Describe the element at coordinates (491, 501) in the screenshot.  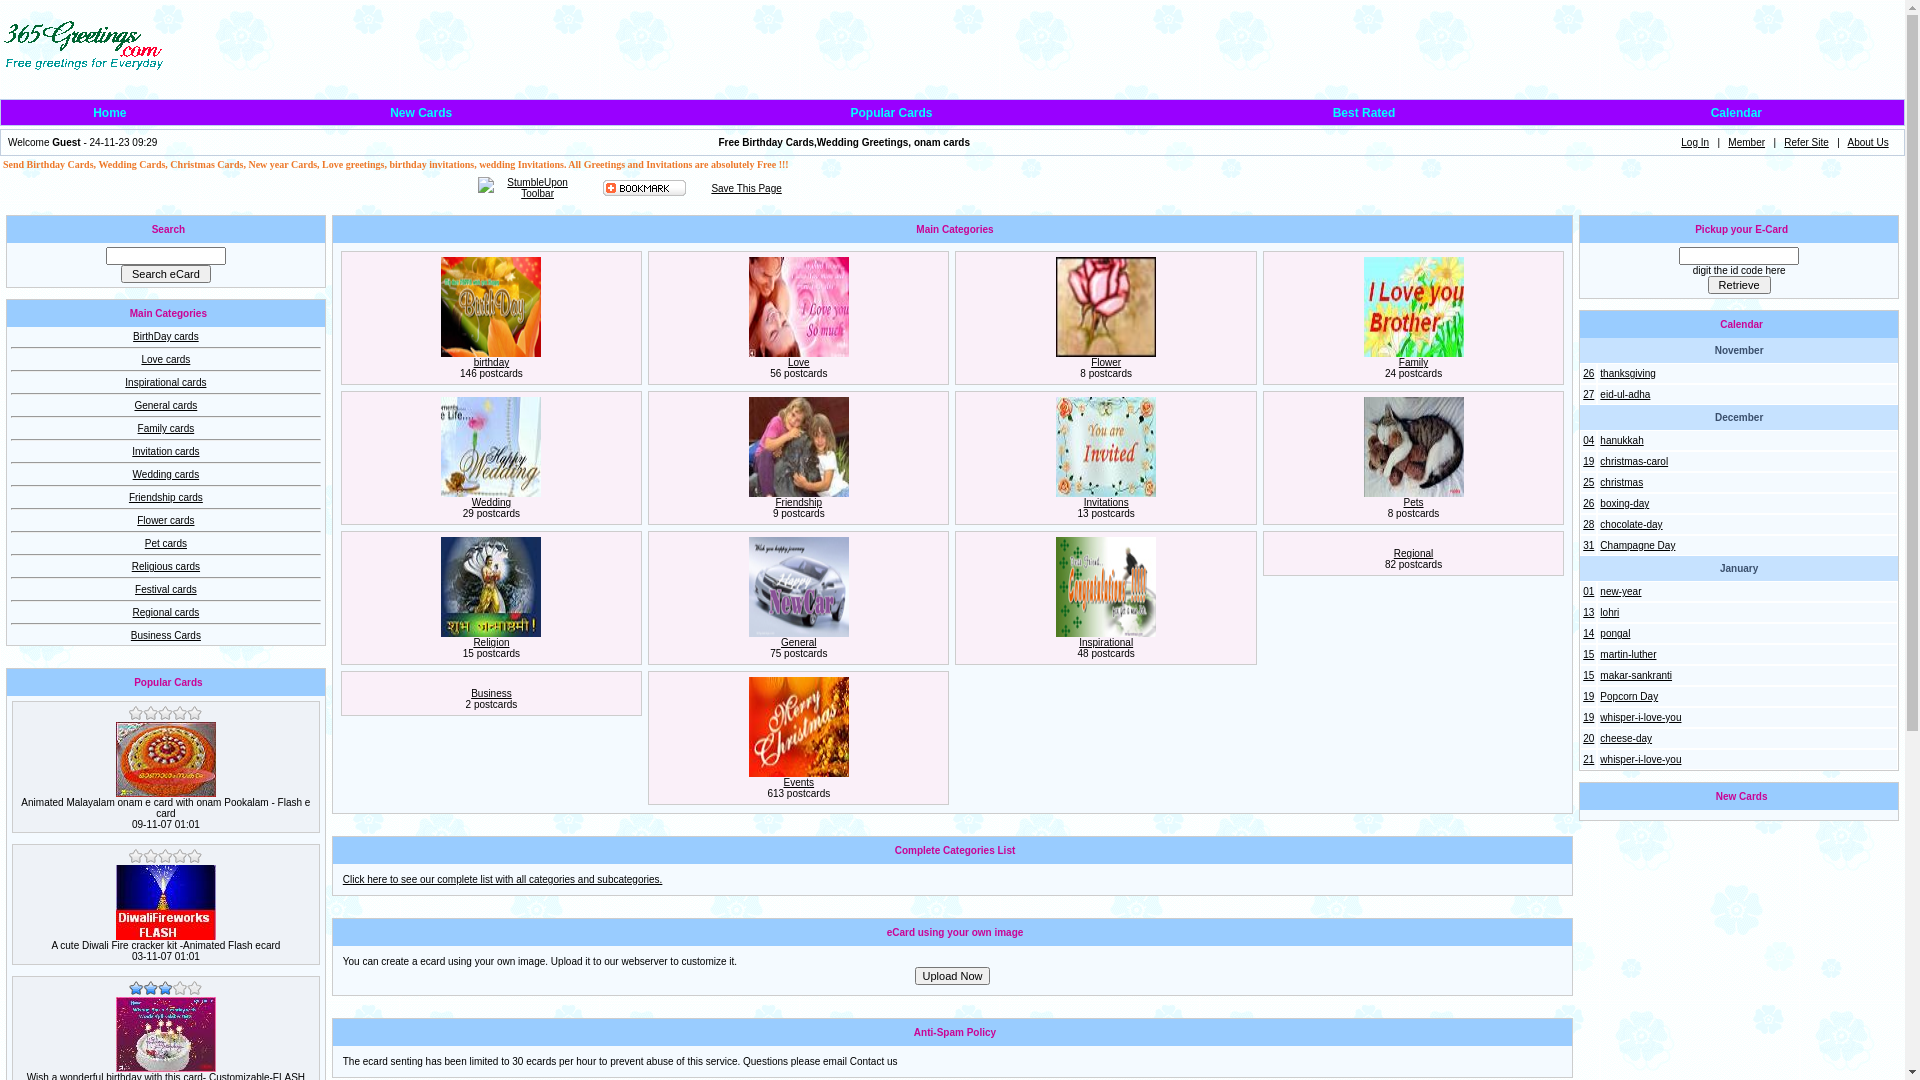
I see `'Wedding'` at that location.